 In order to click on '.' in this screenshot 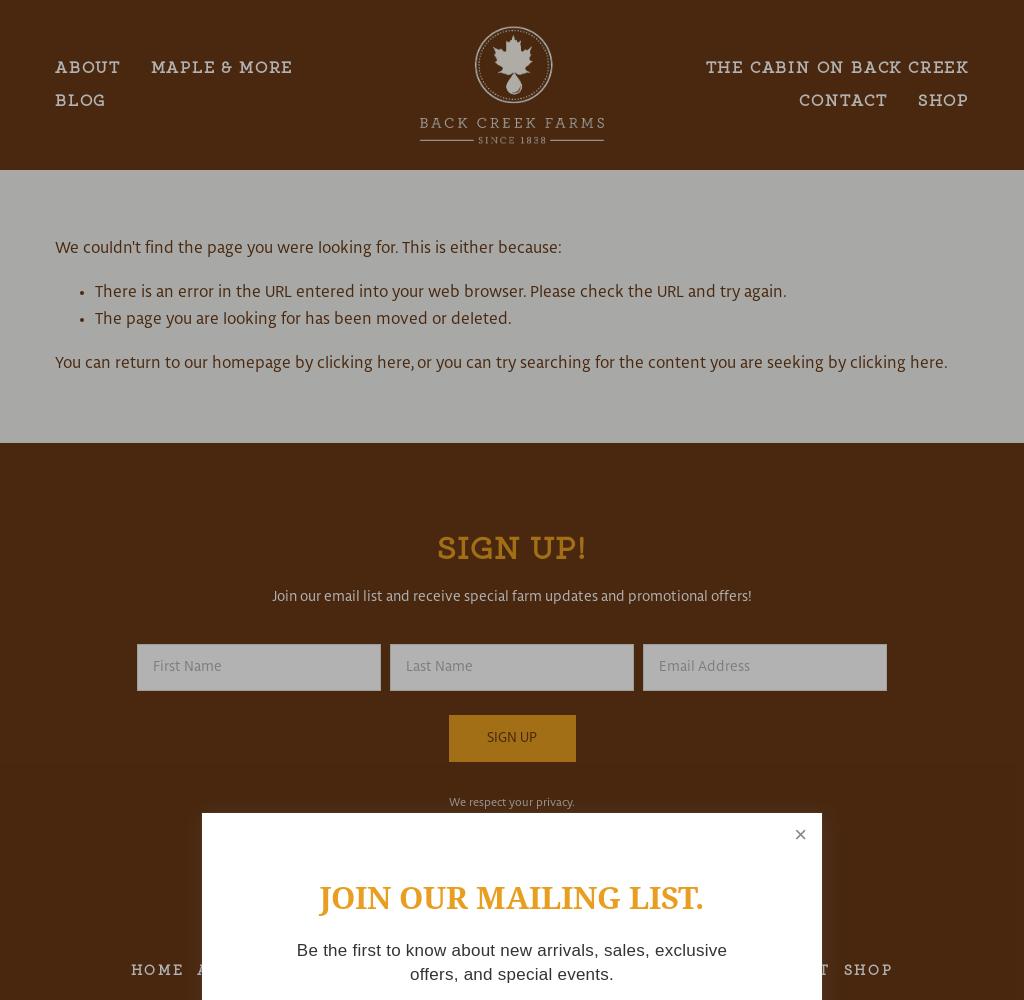, I will do `click(945, 362)`.